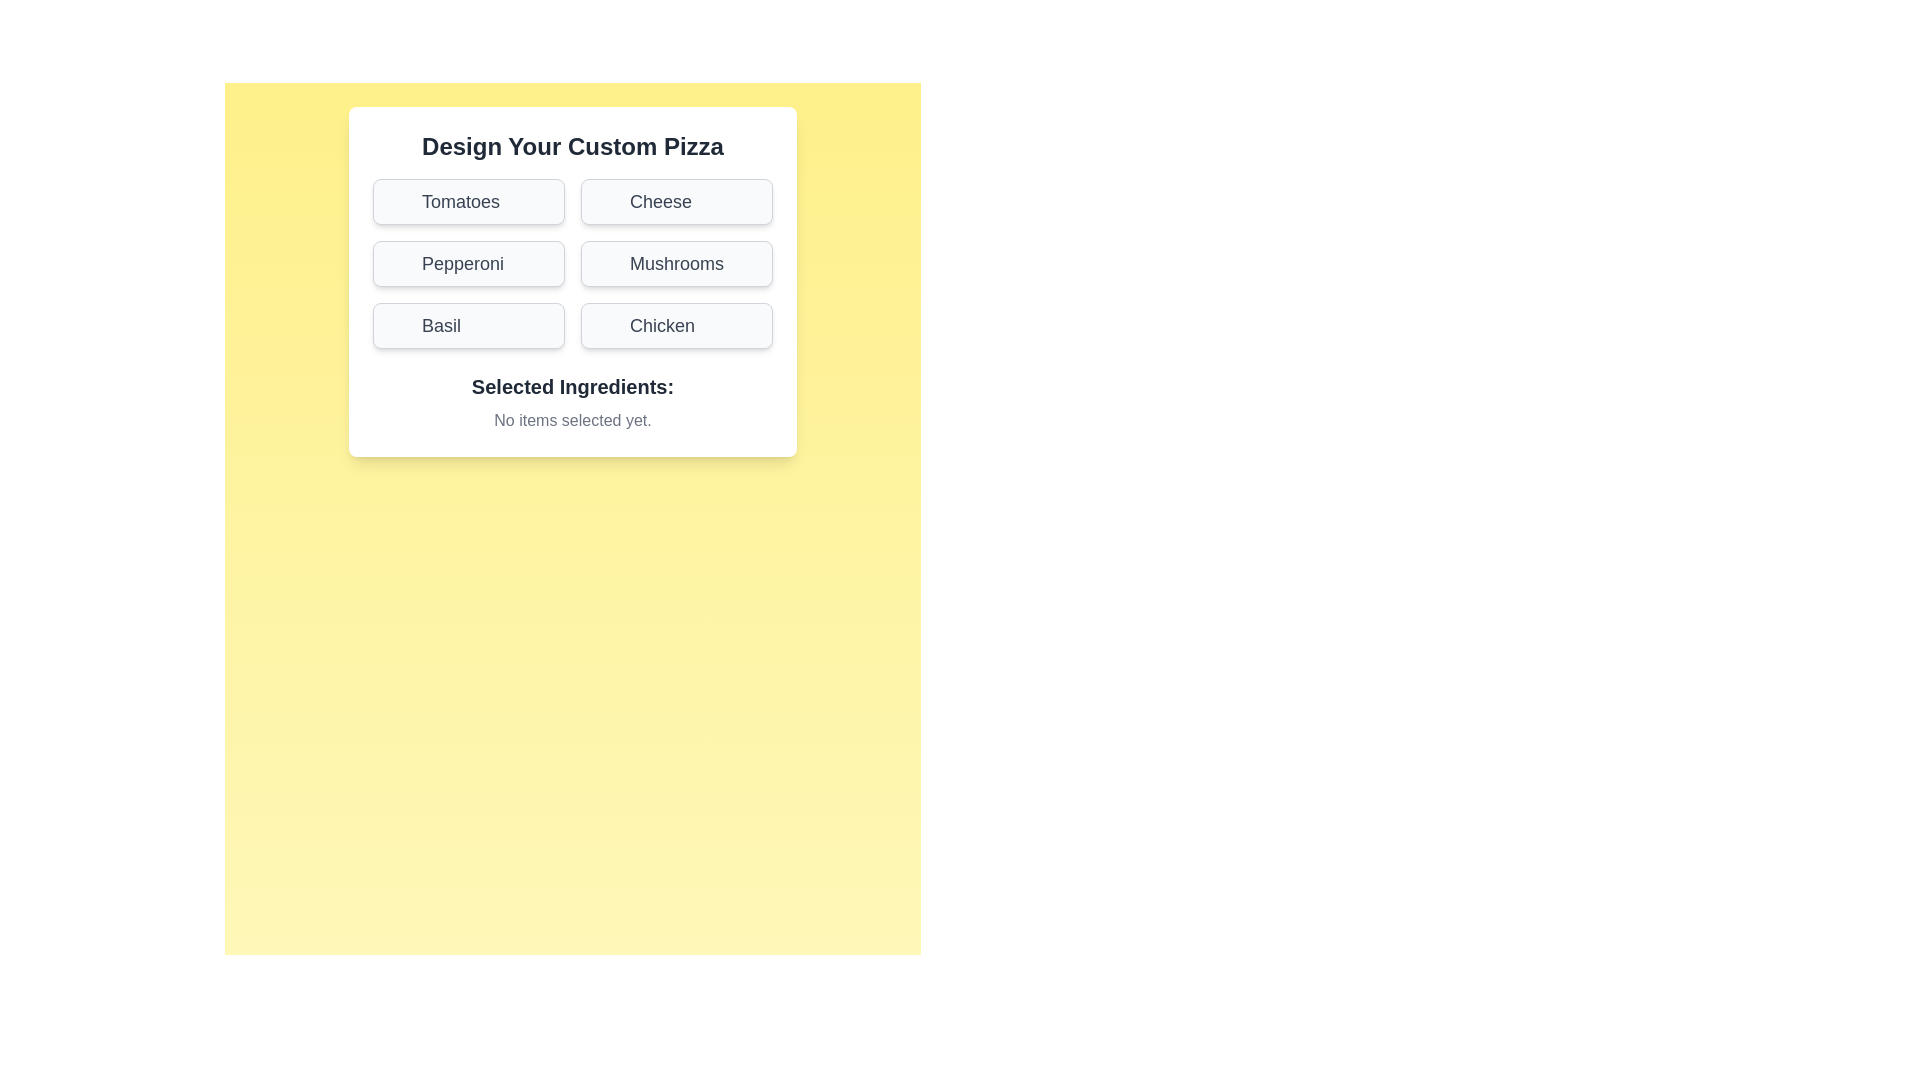 The image size is (1920, 1080). What do you see at coordinates (468, 262) in the screenshot?
I see `the ingredient button labeled Pepperoni to toggle its selection` at bounding box center [468, 262].